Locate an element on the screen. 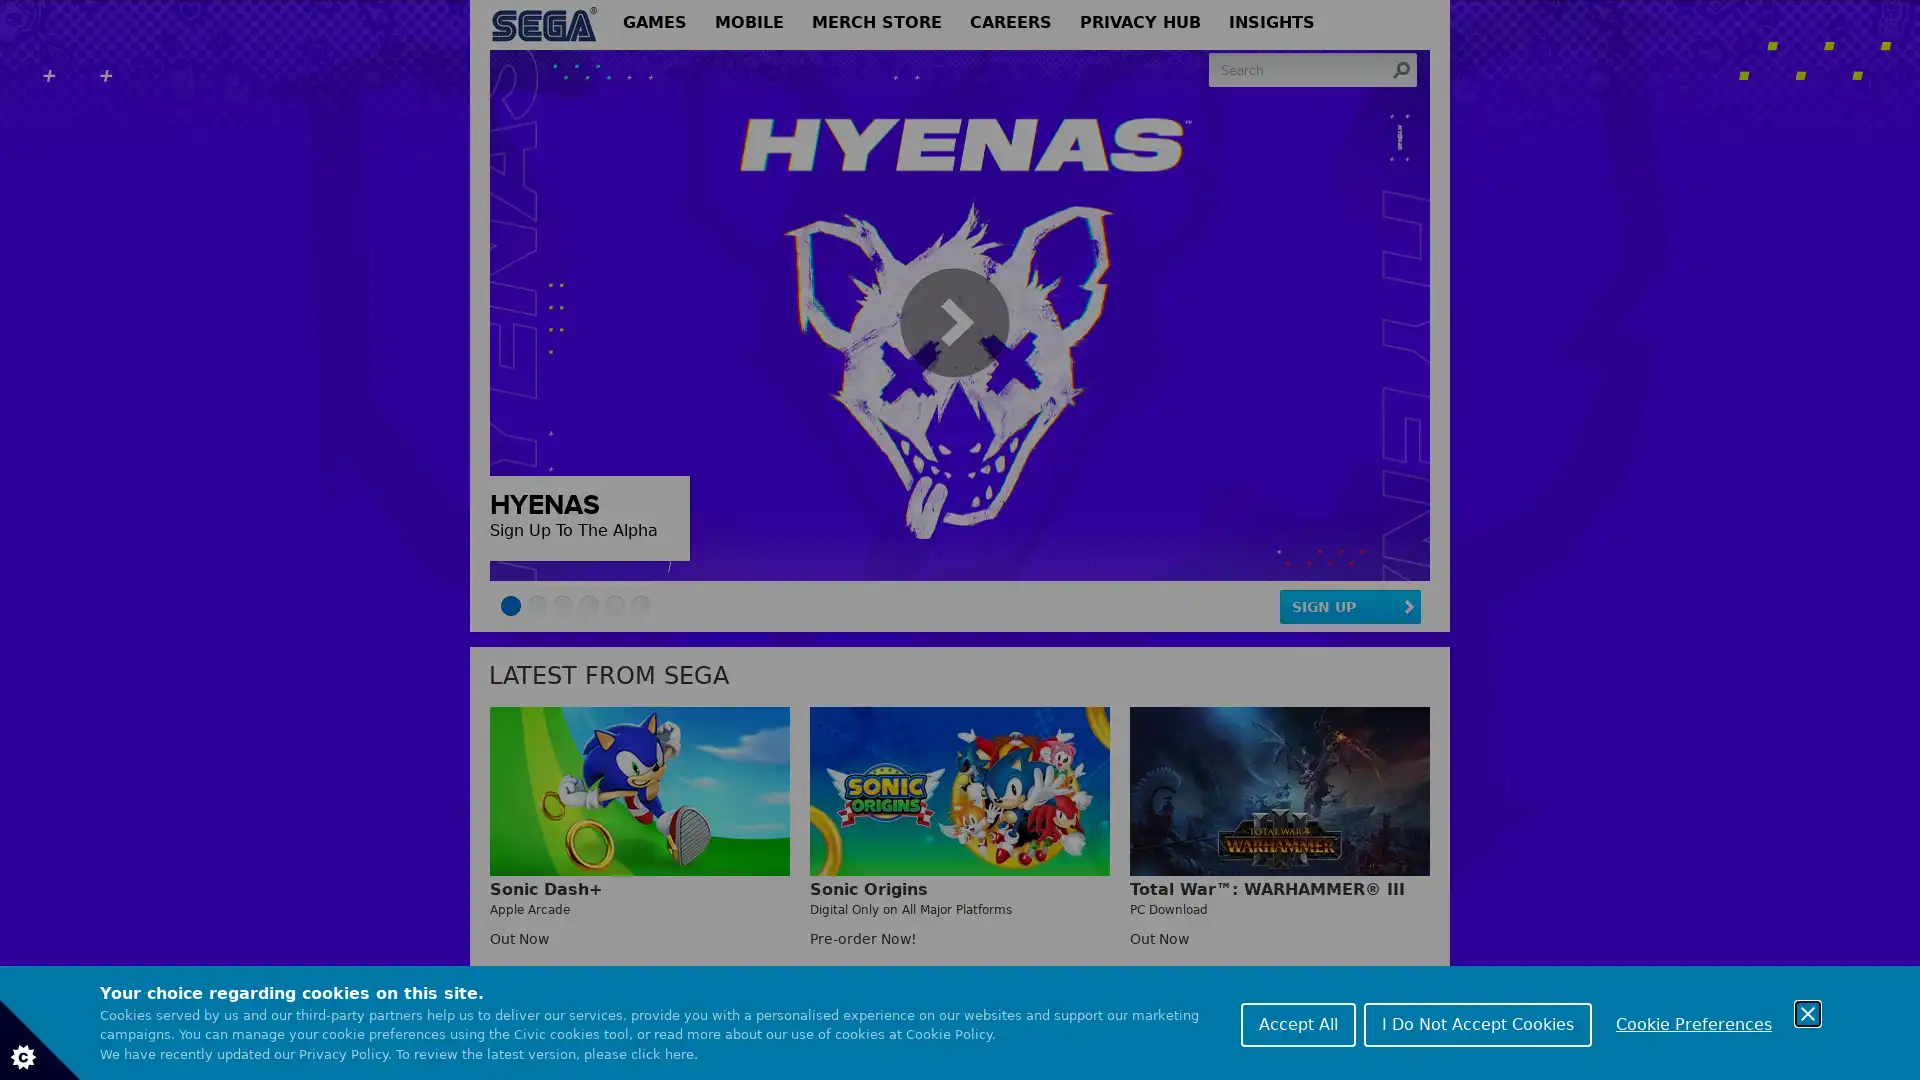  Apply is located at coordinates (1400, 68).